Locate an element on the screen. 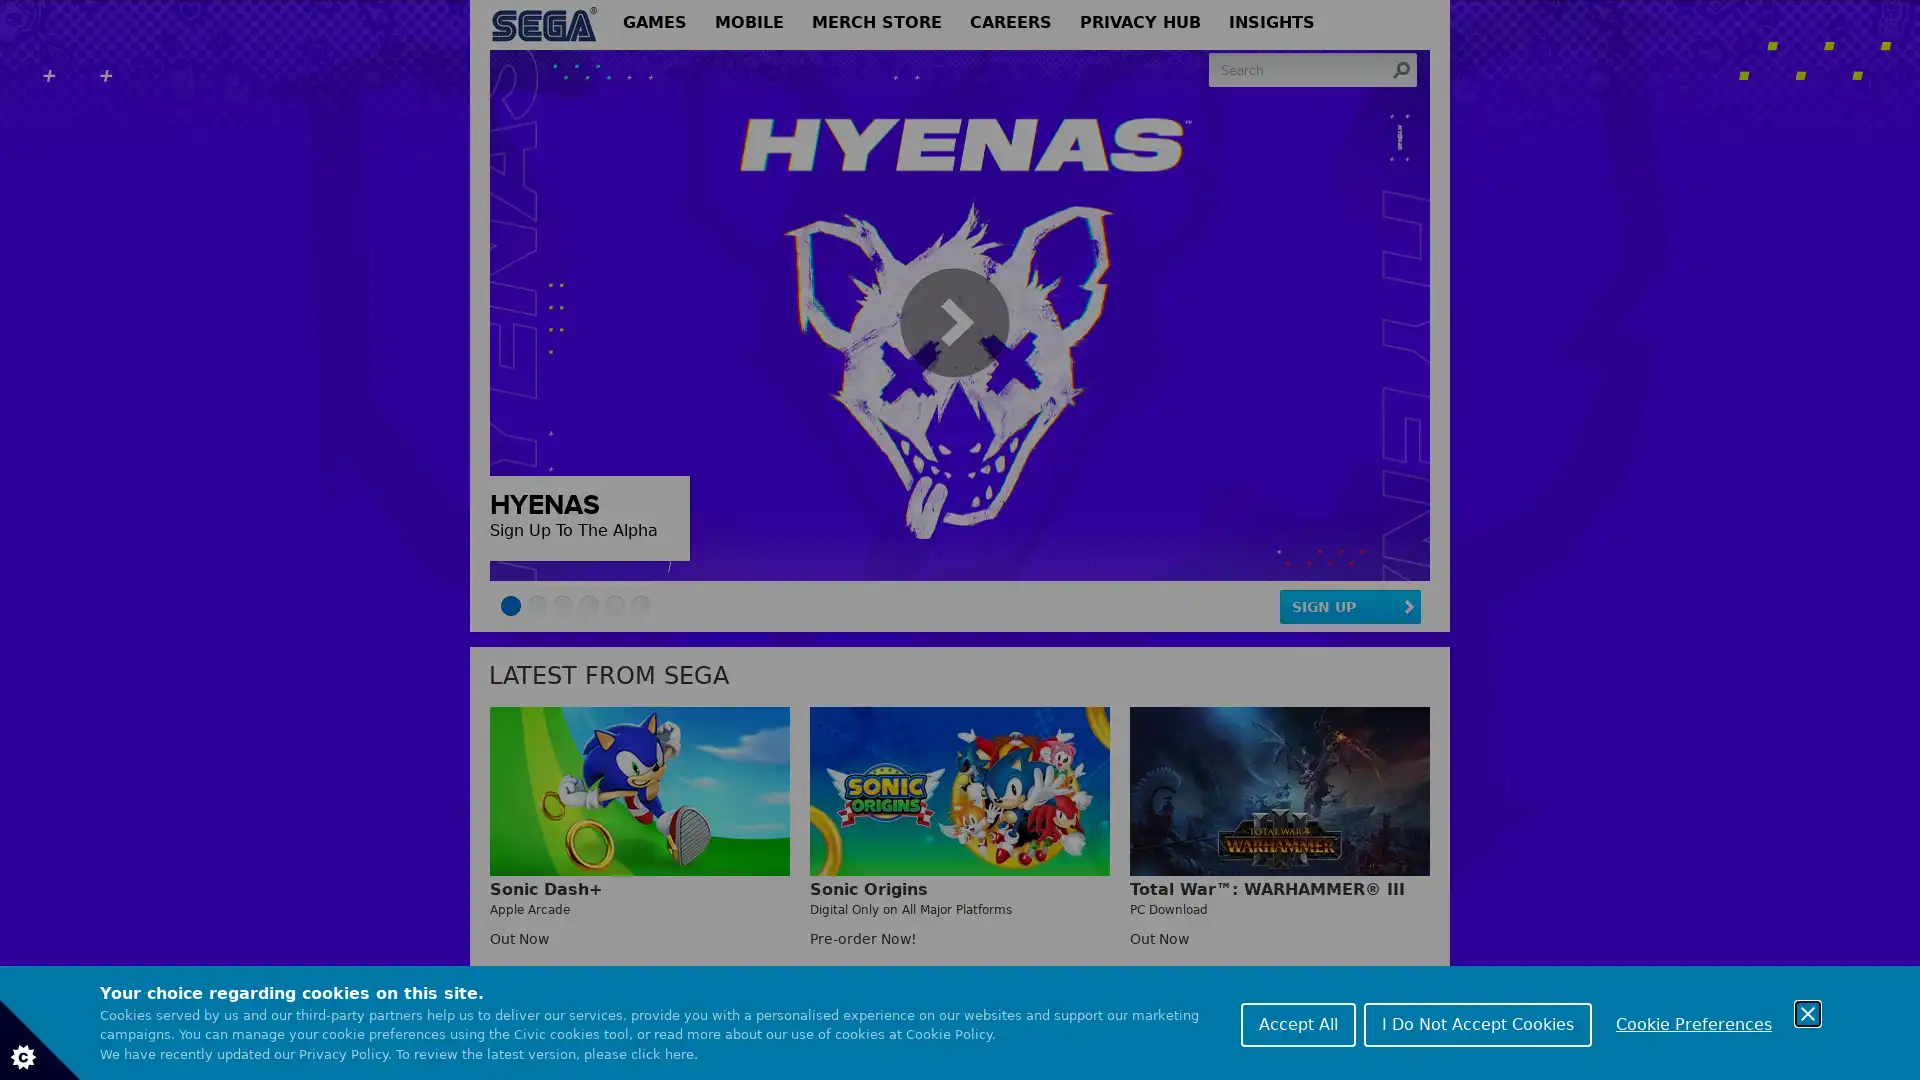  Apply is located at coordinates (1400, 68).